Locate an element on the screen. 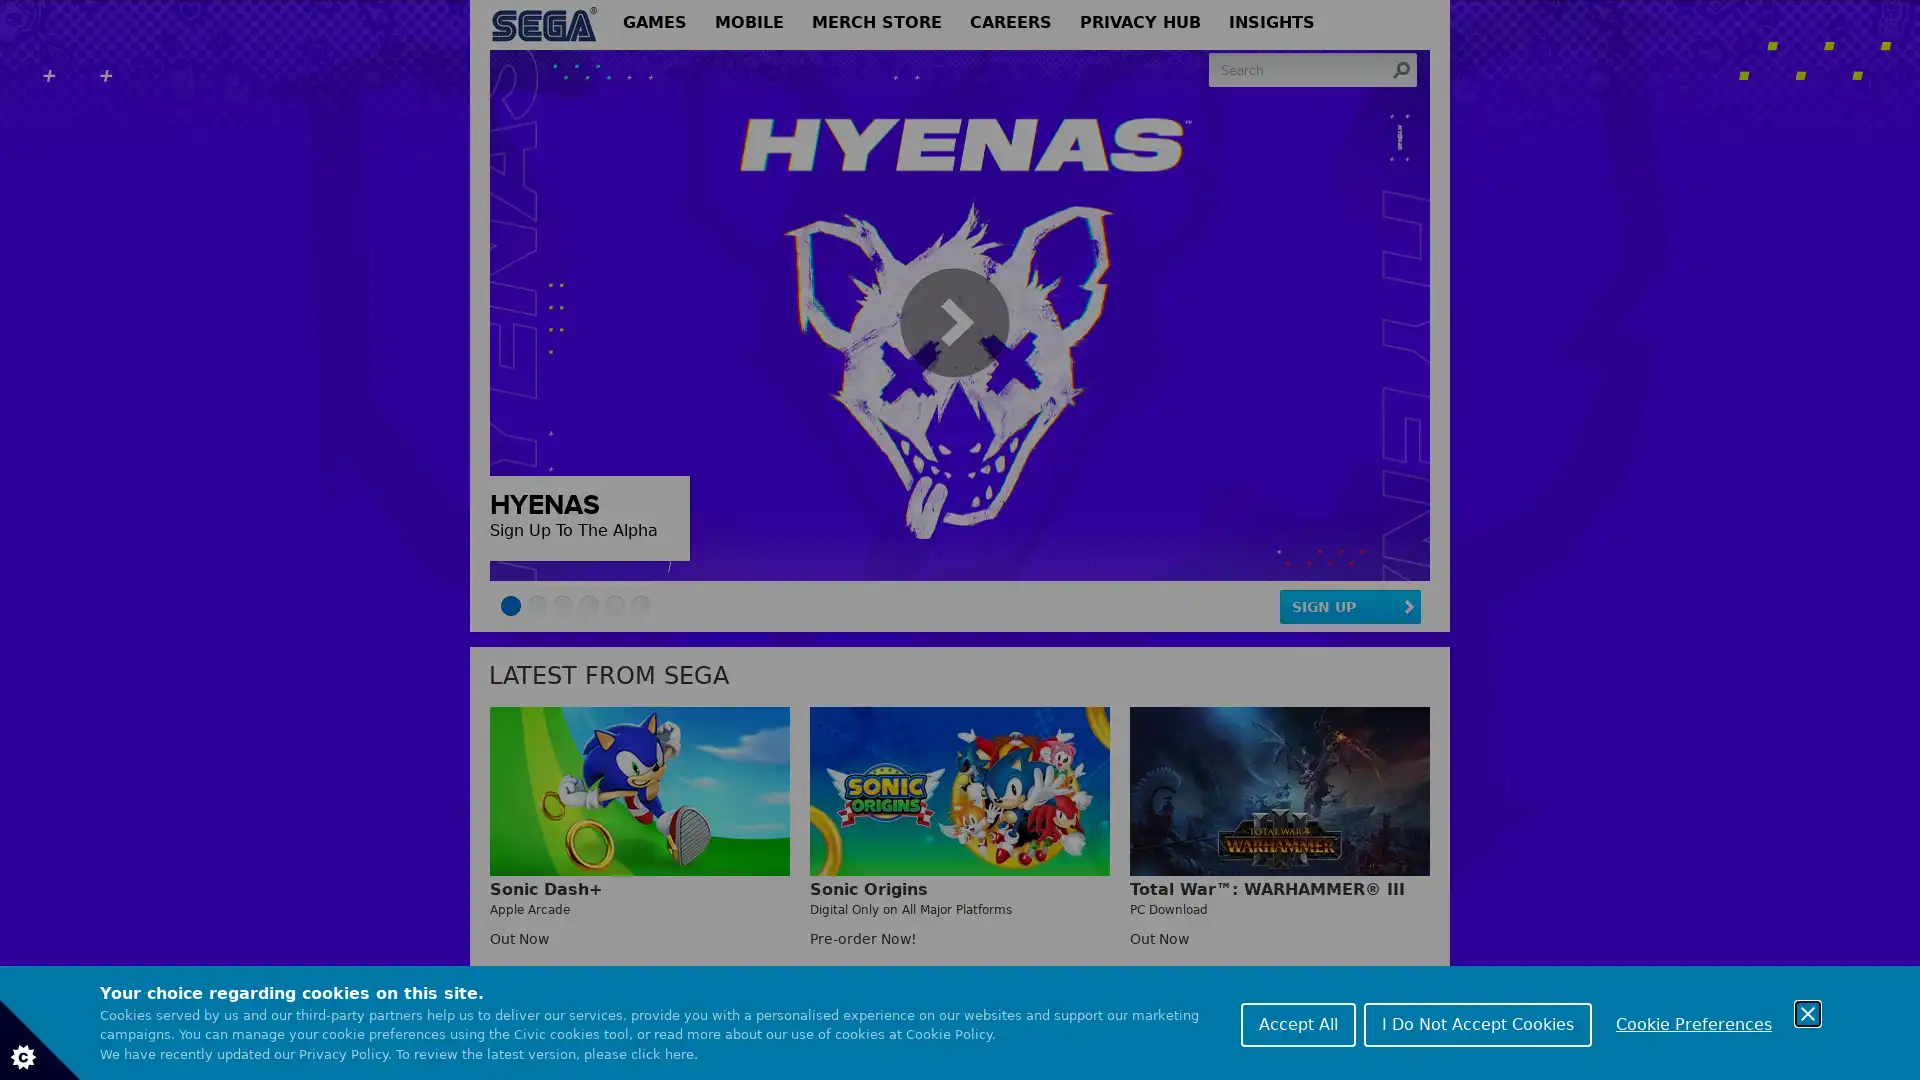  Apply is located at coordinates (1400, 68).